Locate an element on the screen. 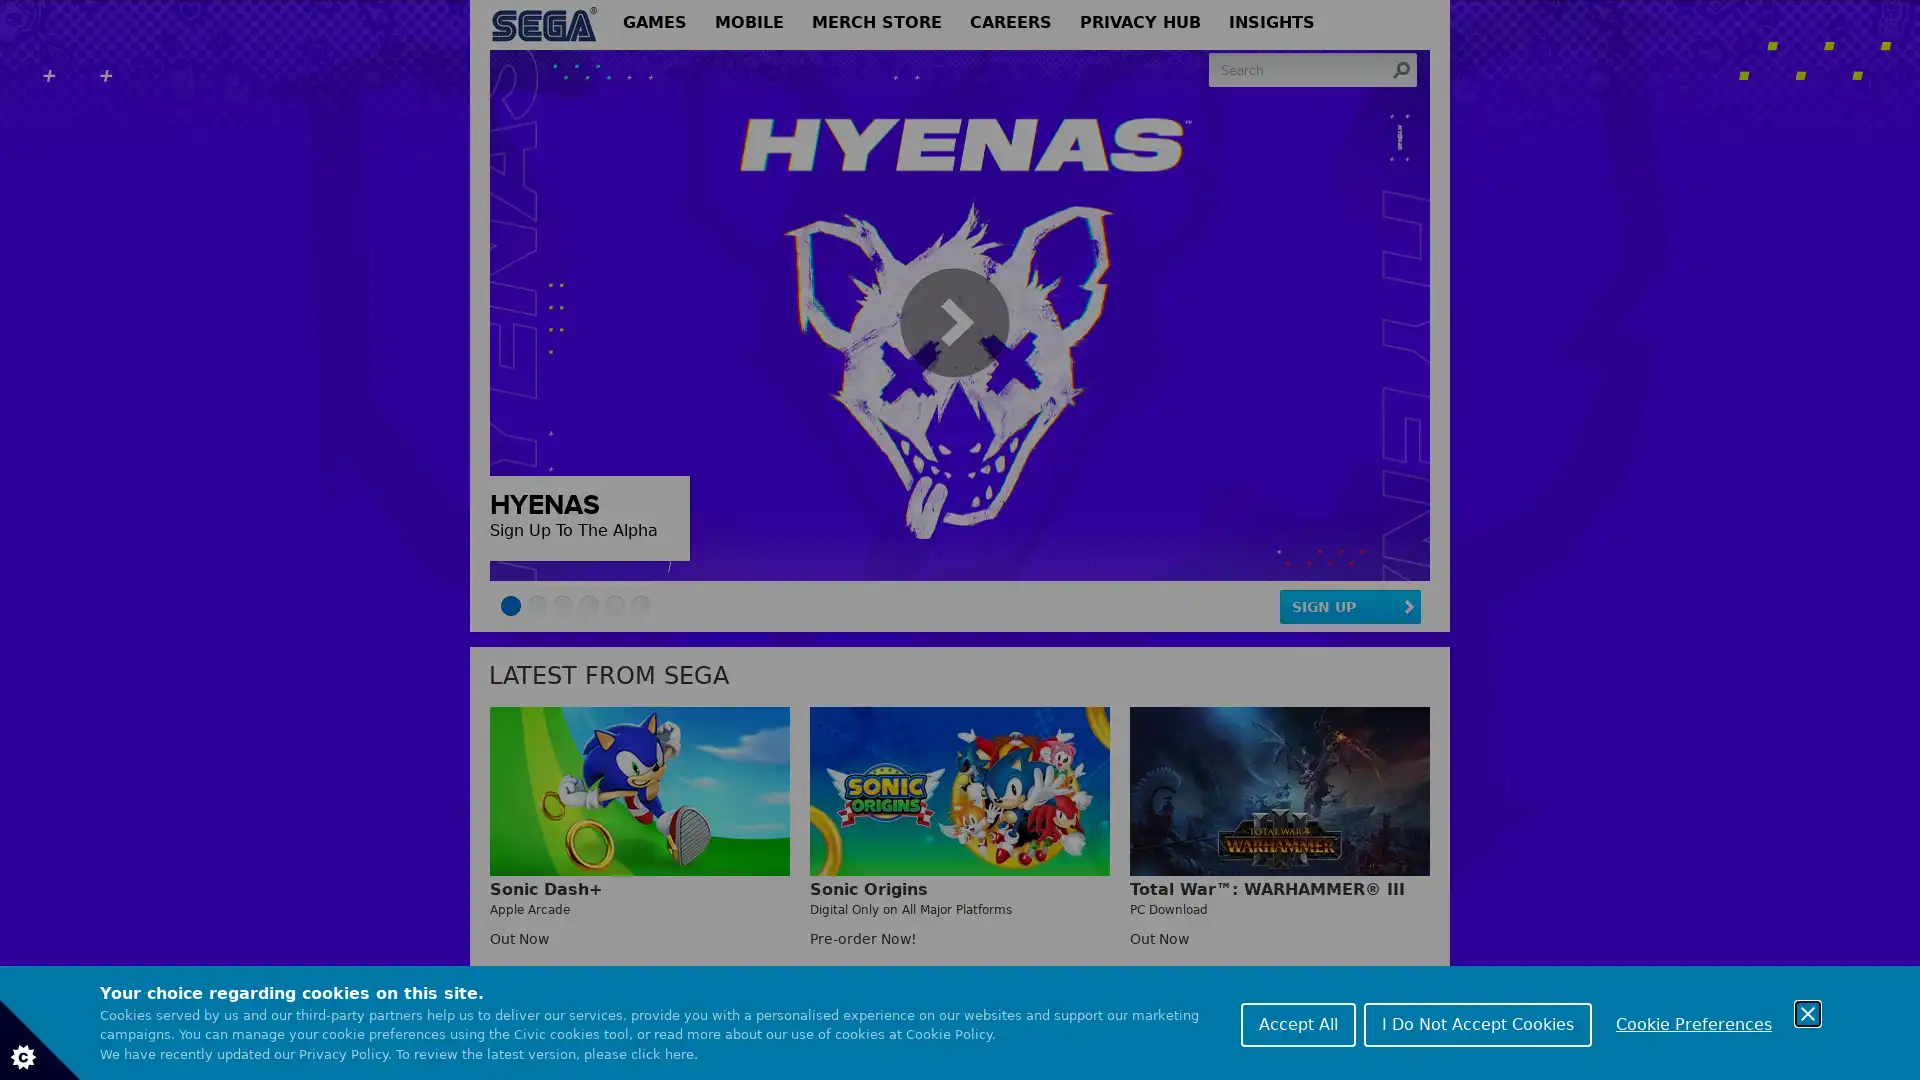  Apply is located at coordinates (1400, 68).